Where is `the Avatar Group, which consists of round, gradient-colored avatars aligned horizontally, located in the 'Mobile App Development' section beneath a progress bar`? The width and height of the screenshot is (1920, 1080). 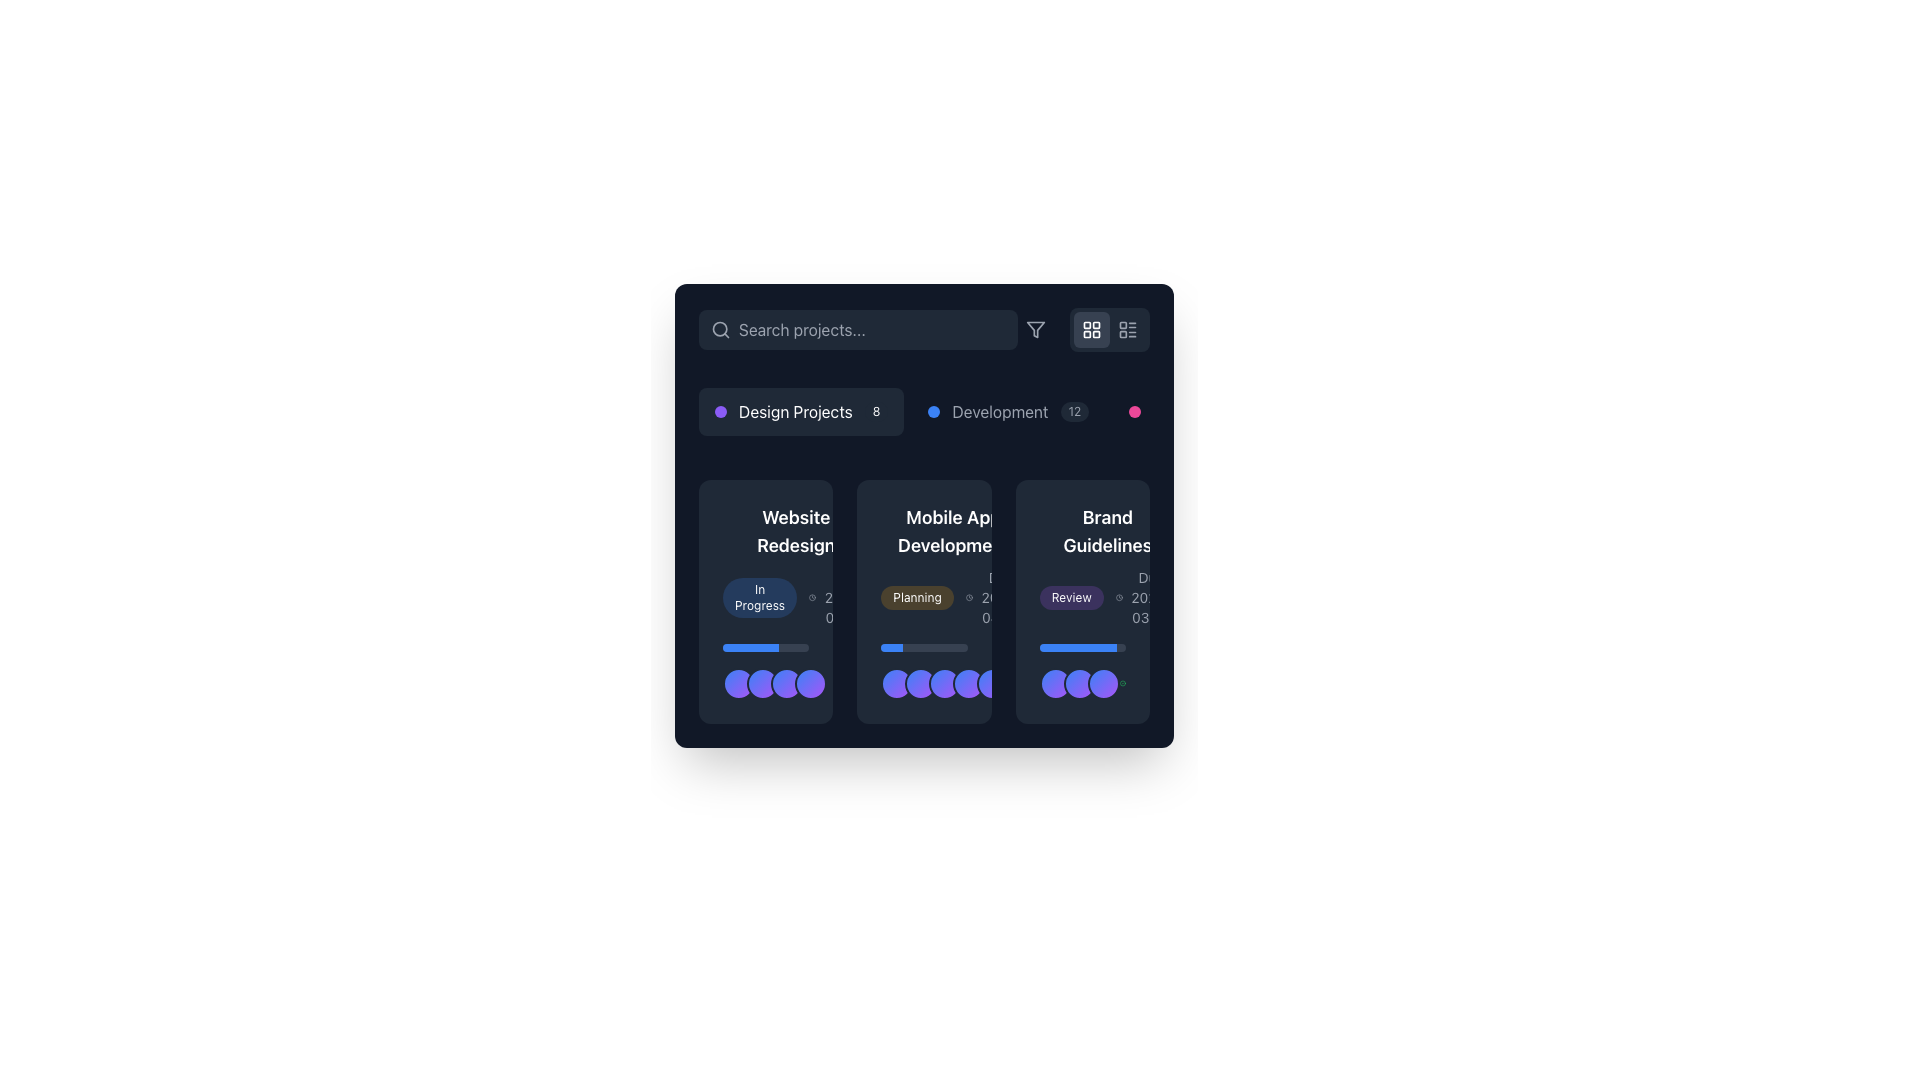 the Avatar Group, which consists of round, gradient-colored avatars aligned horizontally, located in the 'Mobile App Development' section beneath a progress bar is located at coordinates (923, 671).